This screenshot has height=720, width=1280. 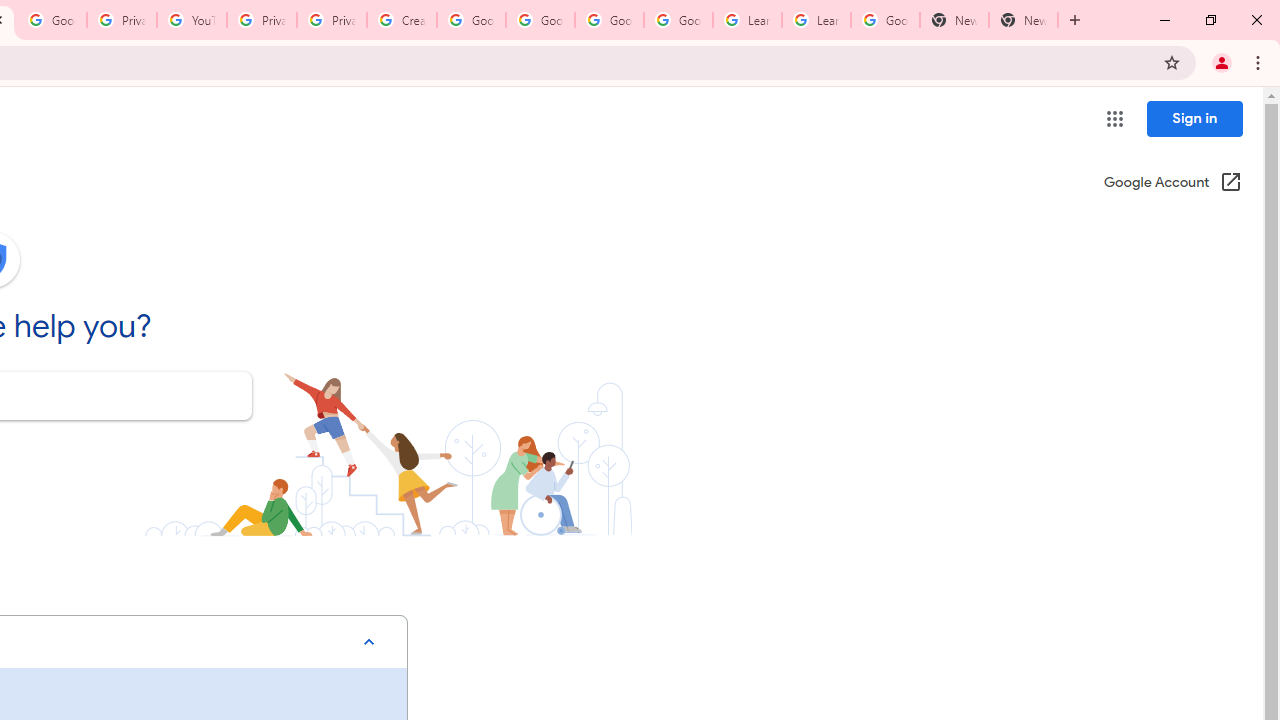 What do you see at coordinates (400, 20) in the screenshot?
I see `'Create your Google Account'` at bounding box center [400, 20].